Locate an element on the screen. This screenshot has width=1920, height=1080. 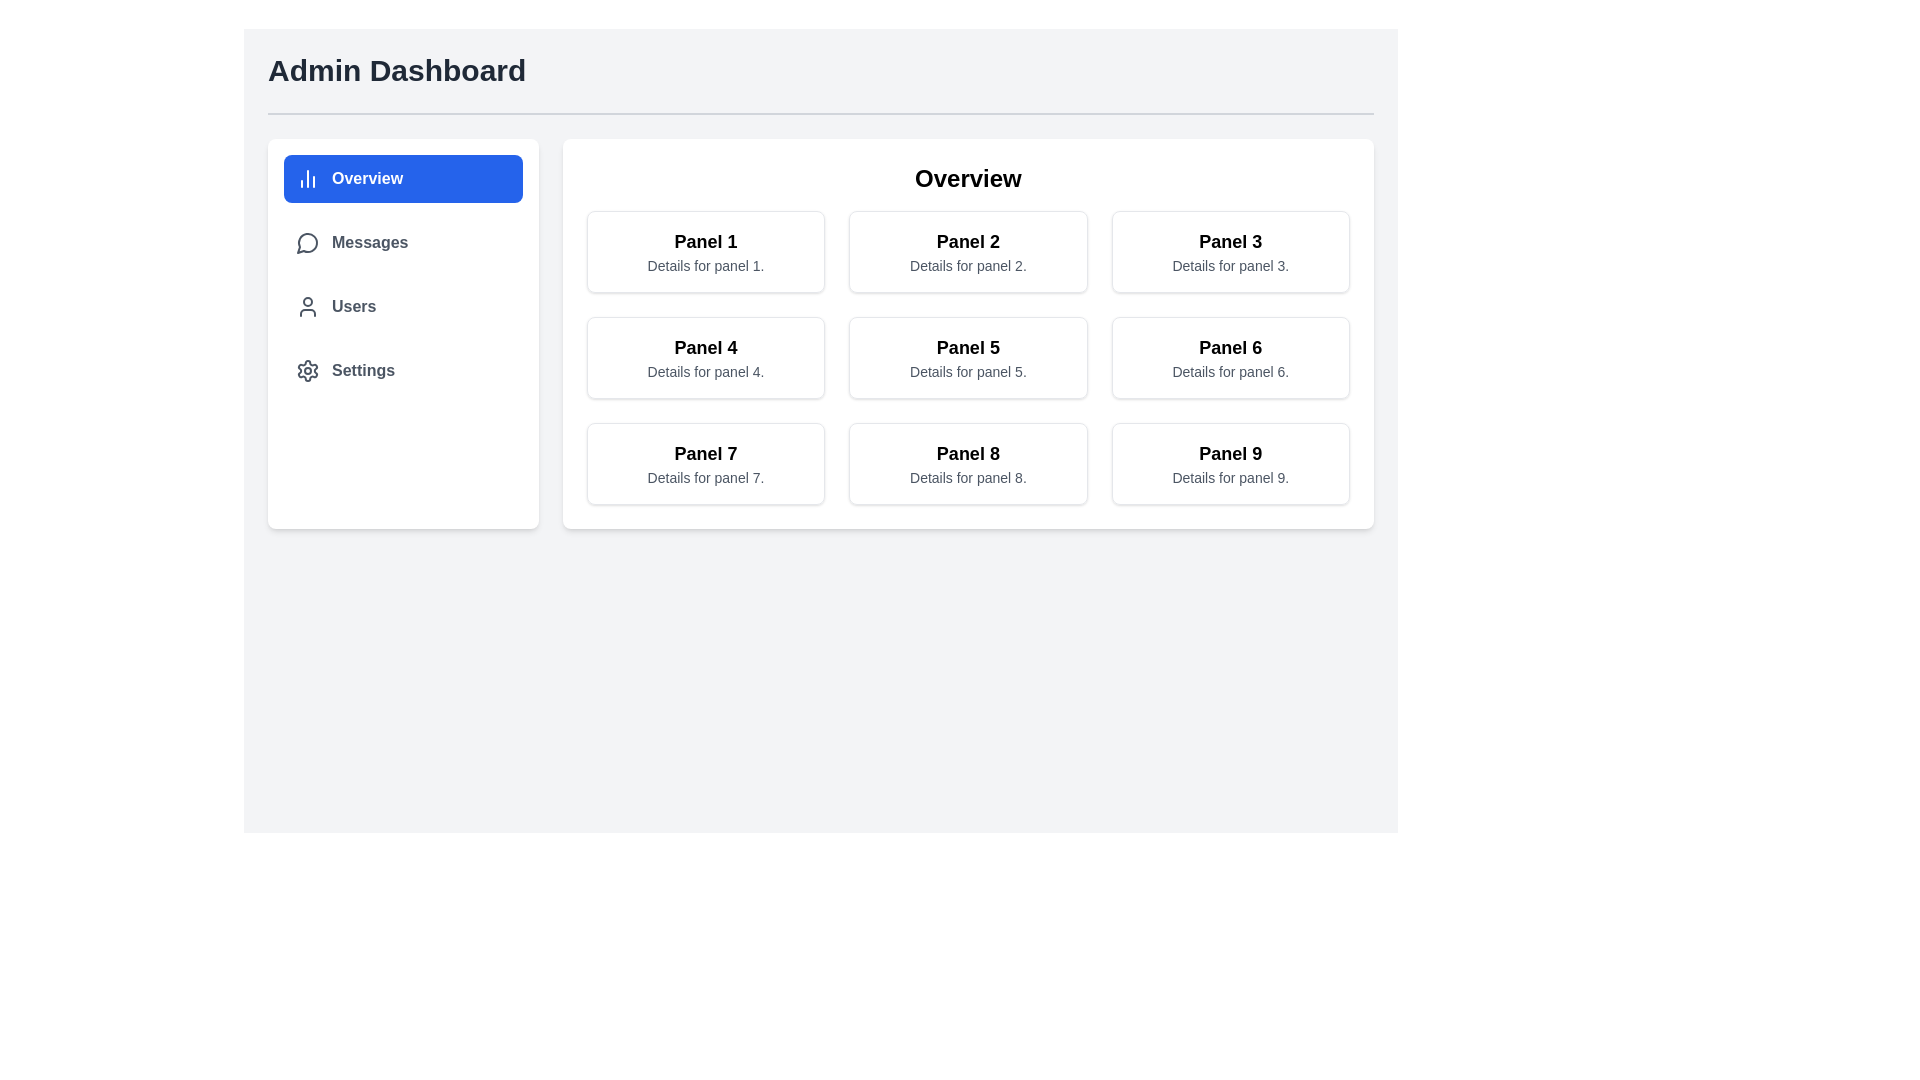
the descriptive text element for 'Panel 1', which is located directly below the title 'Panel 1' in the first panel of a grid layout is located at coordinates (705, 265).